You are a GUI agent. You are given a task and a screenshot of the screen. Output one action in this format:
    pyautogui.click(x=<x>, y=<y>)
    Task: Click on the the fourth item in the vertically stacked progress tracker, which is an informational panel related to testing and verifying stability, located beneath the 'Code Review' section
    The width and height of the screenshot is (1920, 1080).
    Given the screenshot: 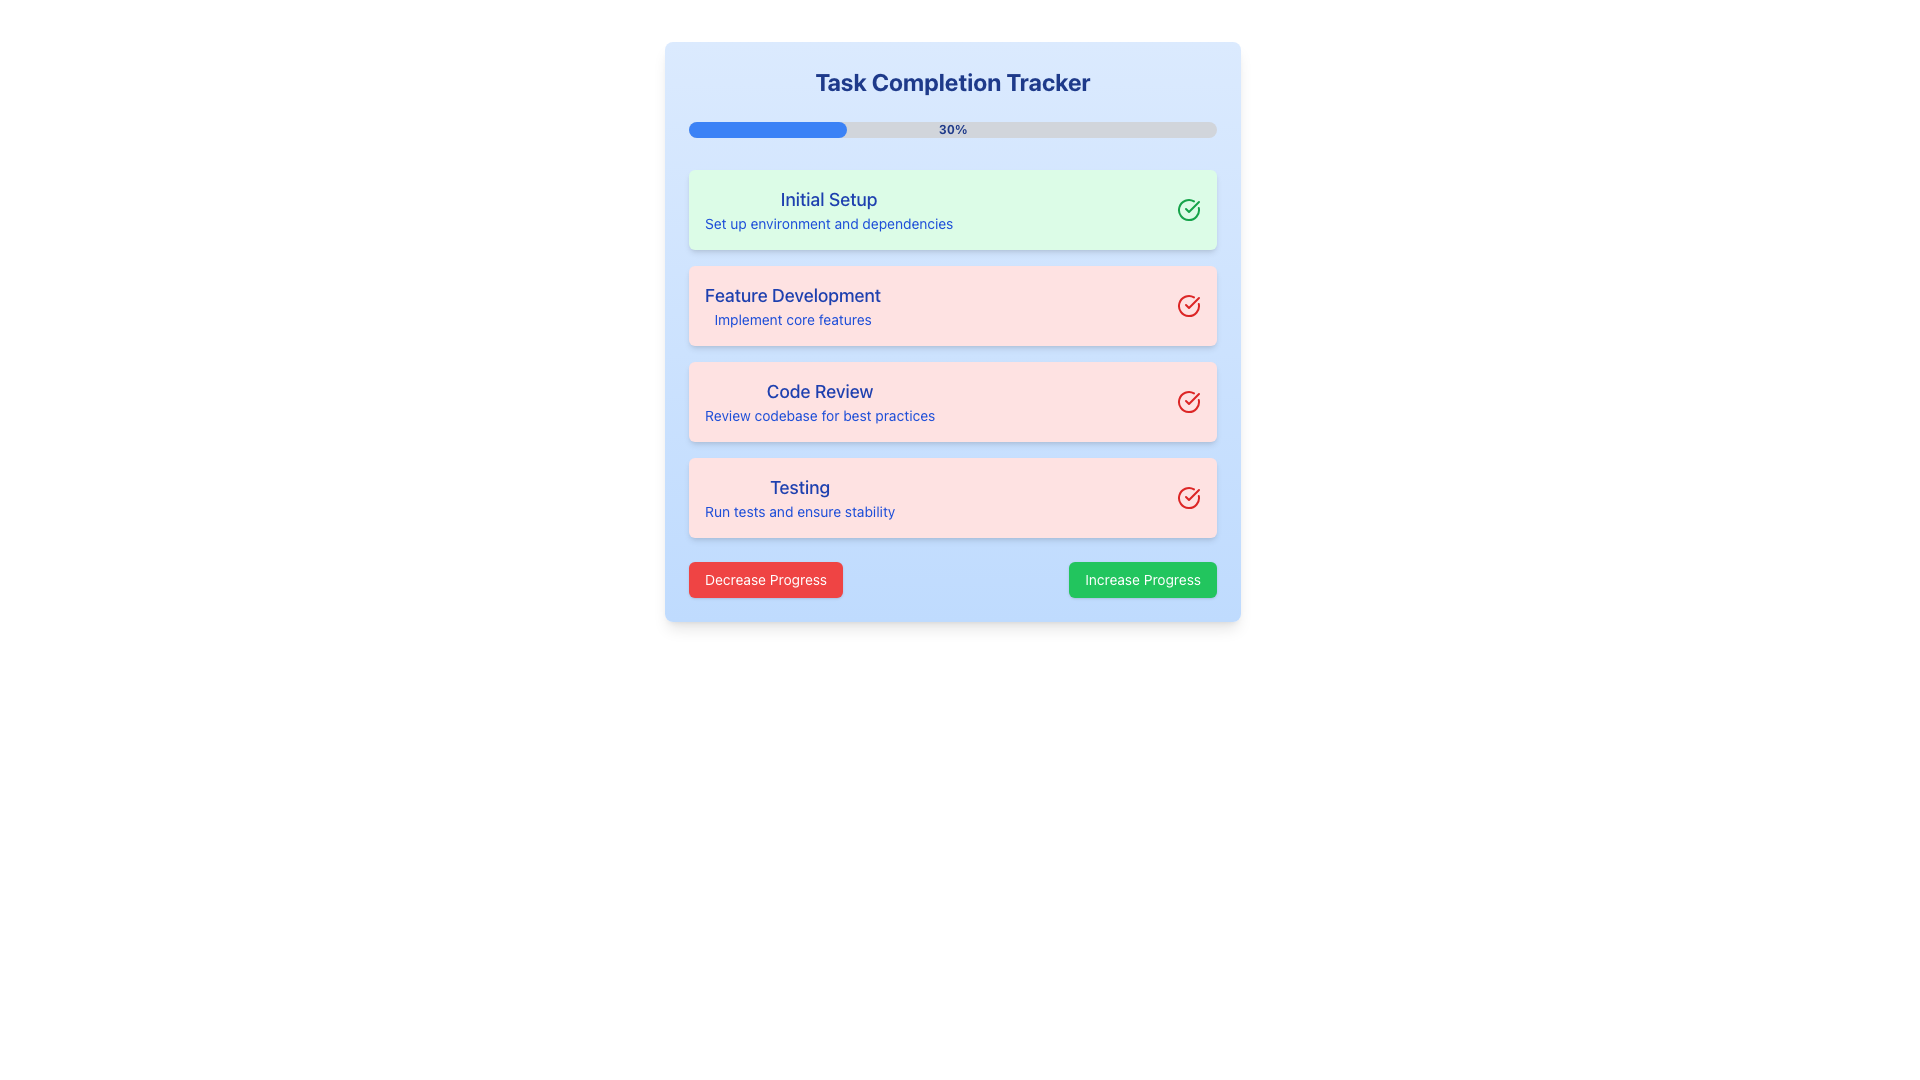 What is the action you would take?
    pyautogui.click(x=952, y=496)
    